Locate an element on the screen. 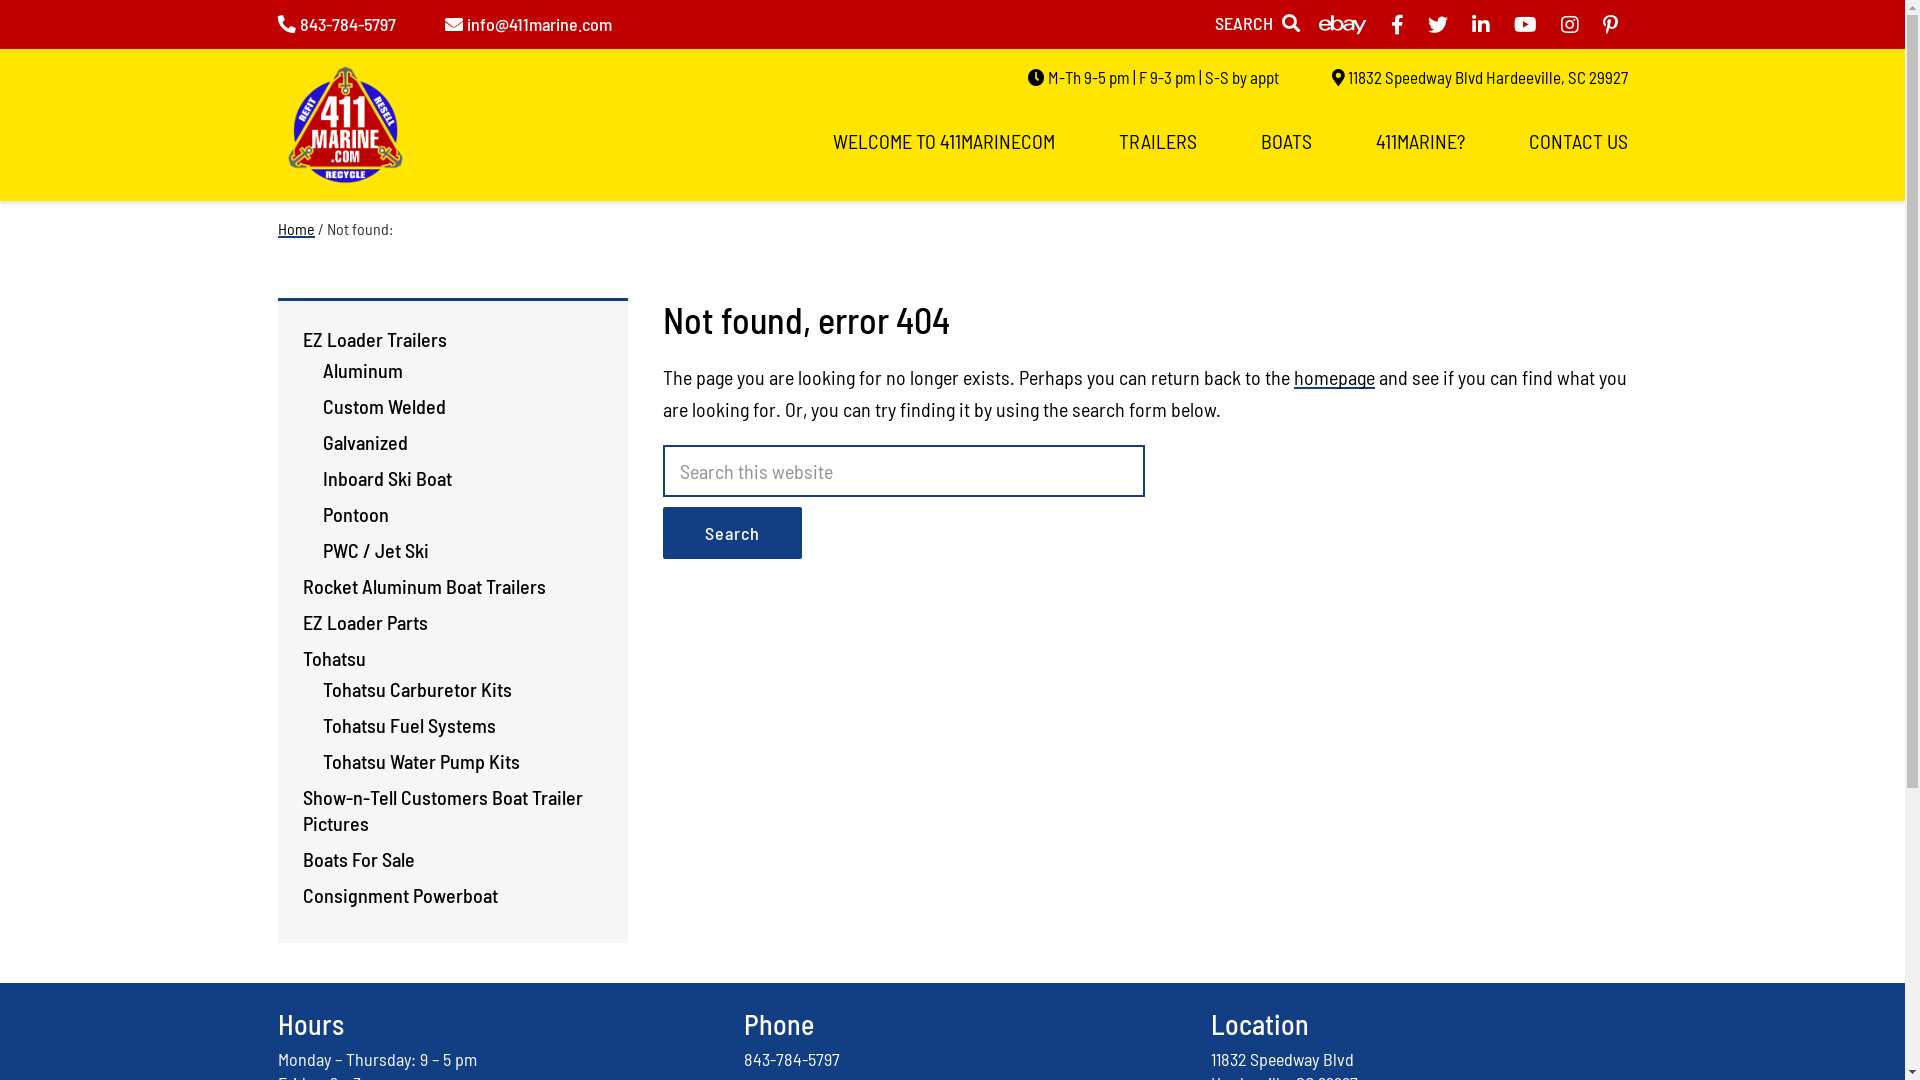  '843-784-5797' is located at coordinates (336, 23).